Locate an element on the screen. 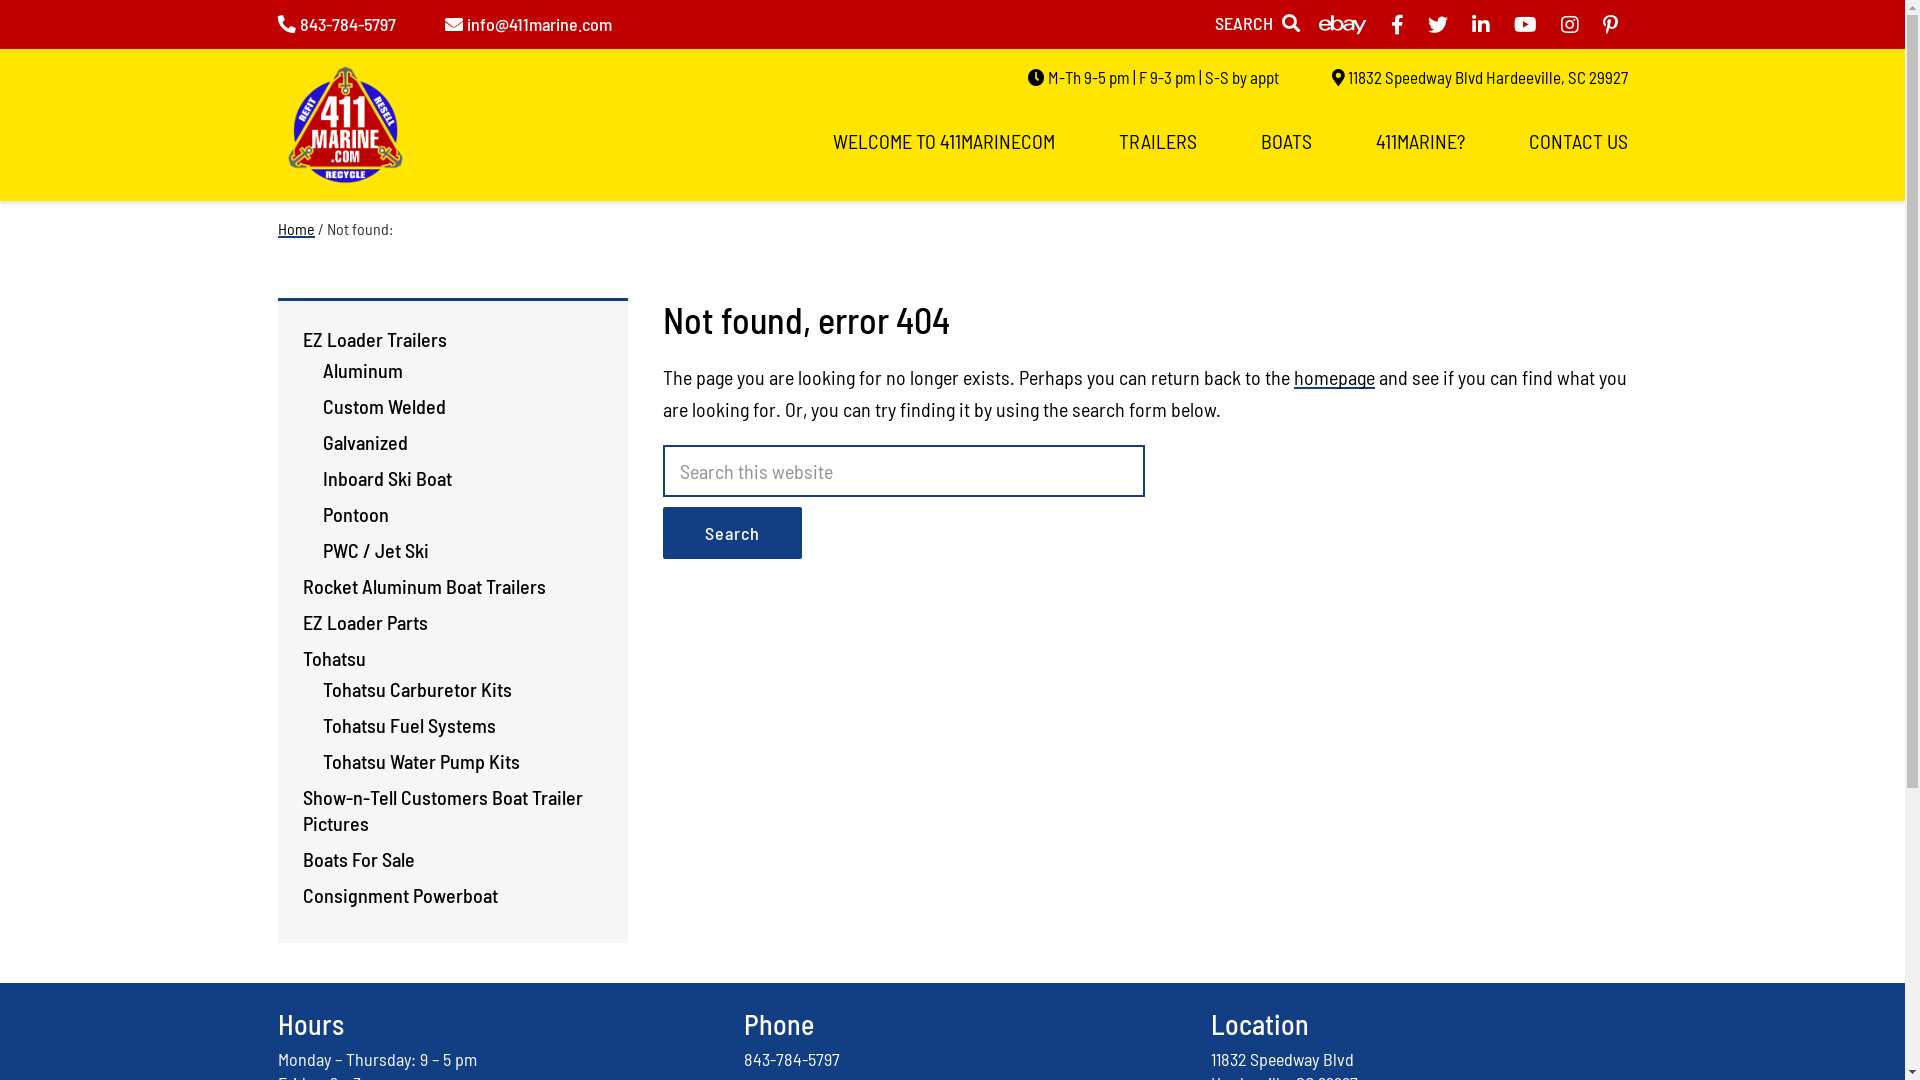  '843-784-5797' is located at coordinates (336, 23).